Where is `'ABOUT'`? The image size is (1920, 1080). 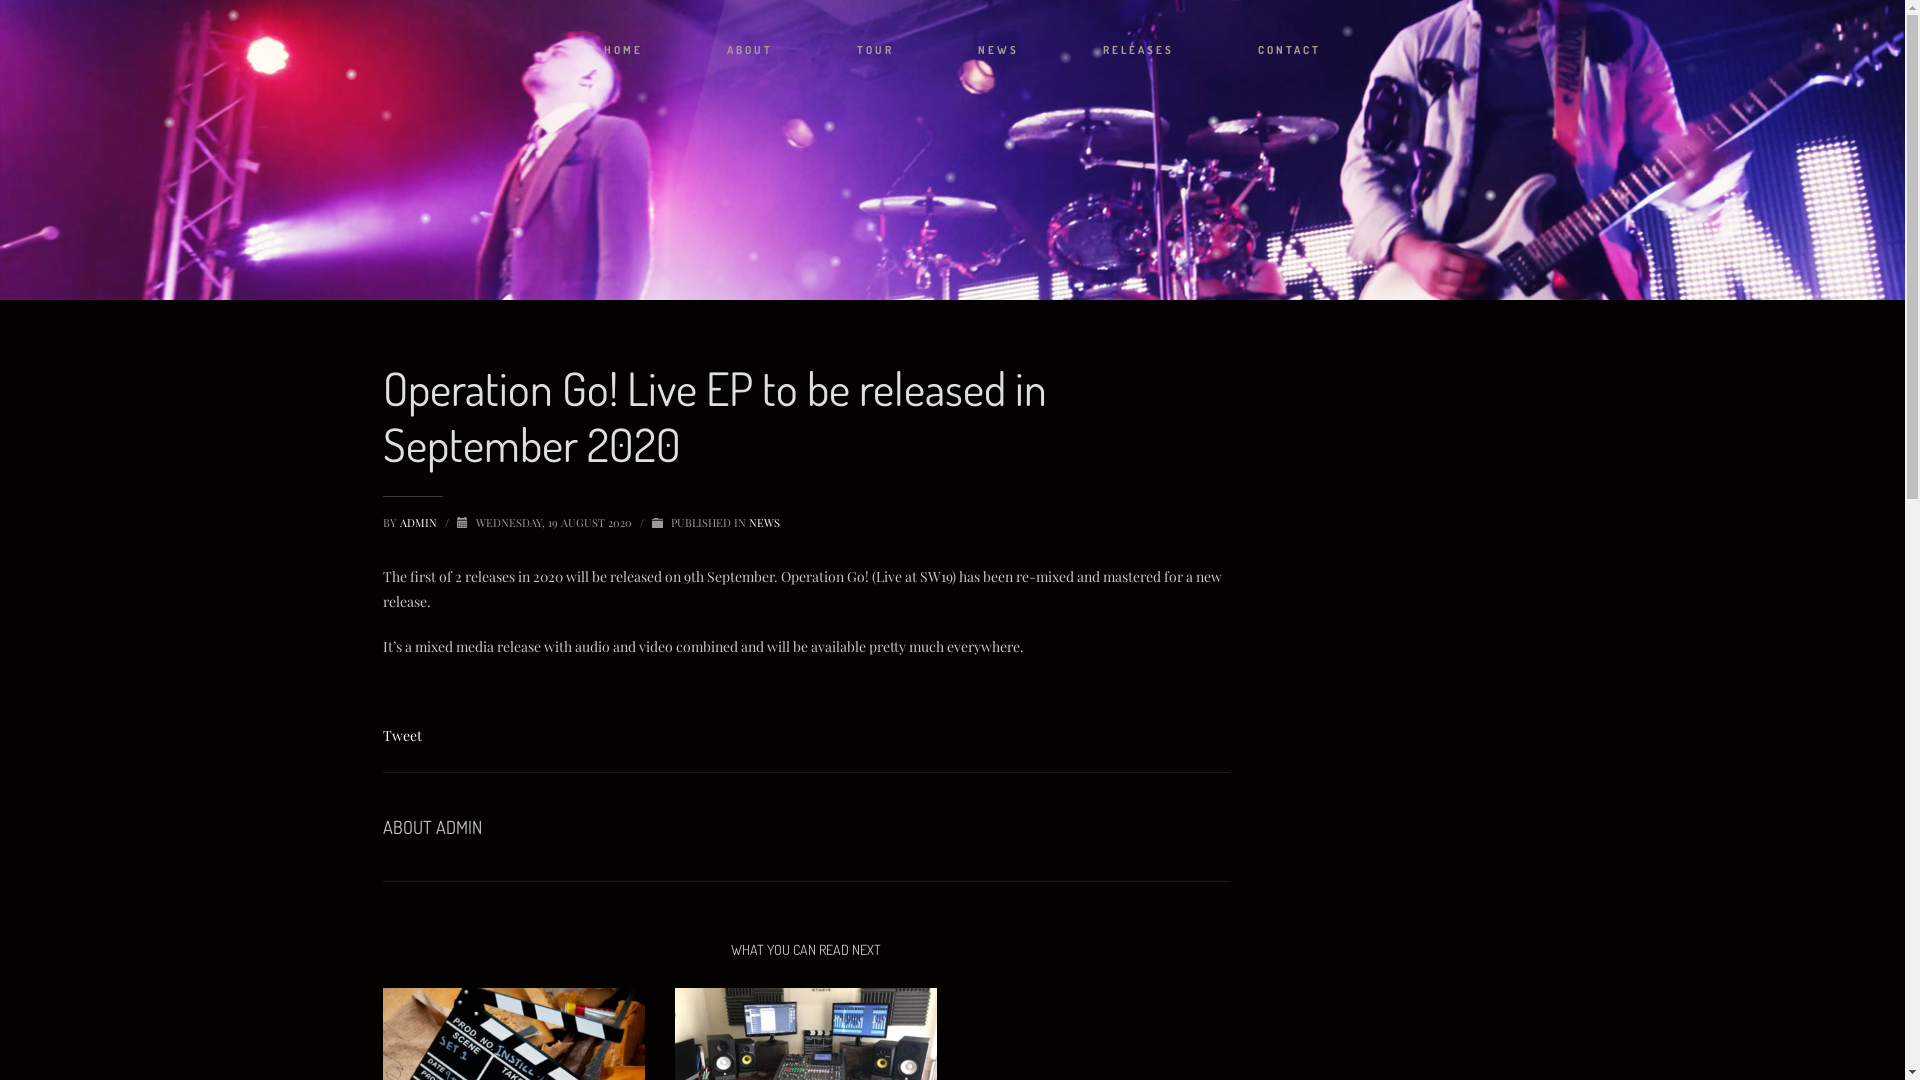 'ABOUT' is located at coordinates (748, 49).